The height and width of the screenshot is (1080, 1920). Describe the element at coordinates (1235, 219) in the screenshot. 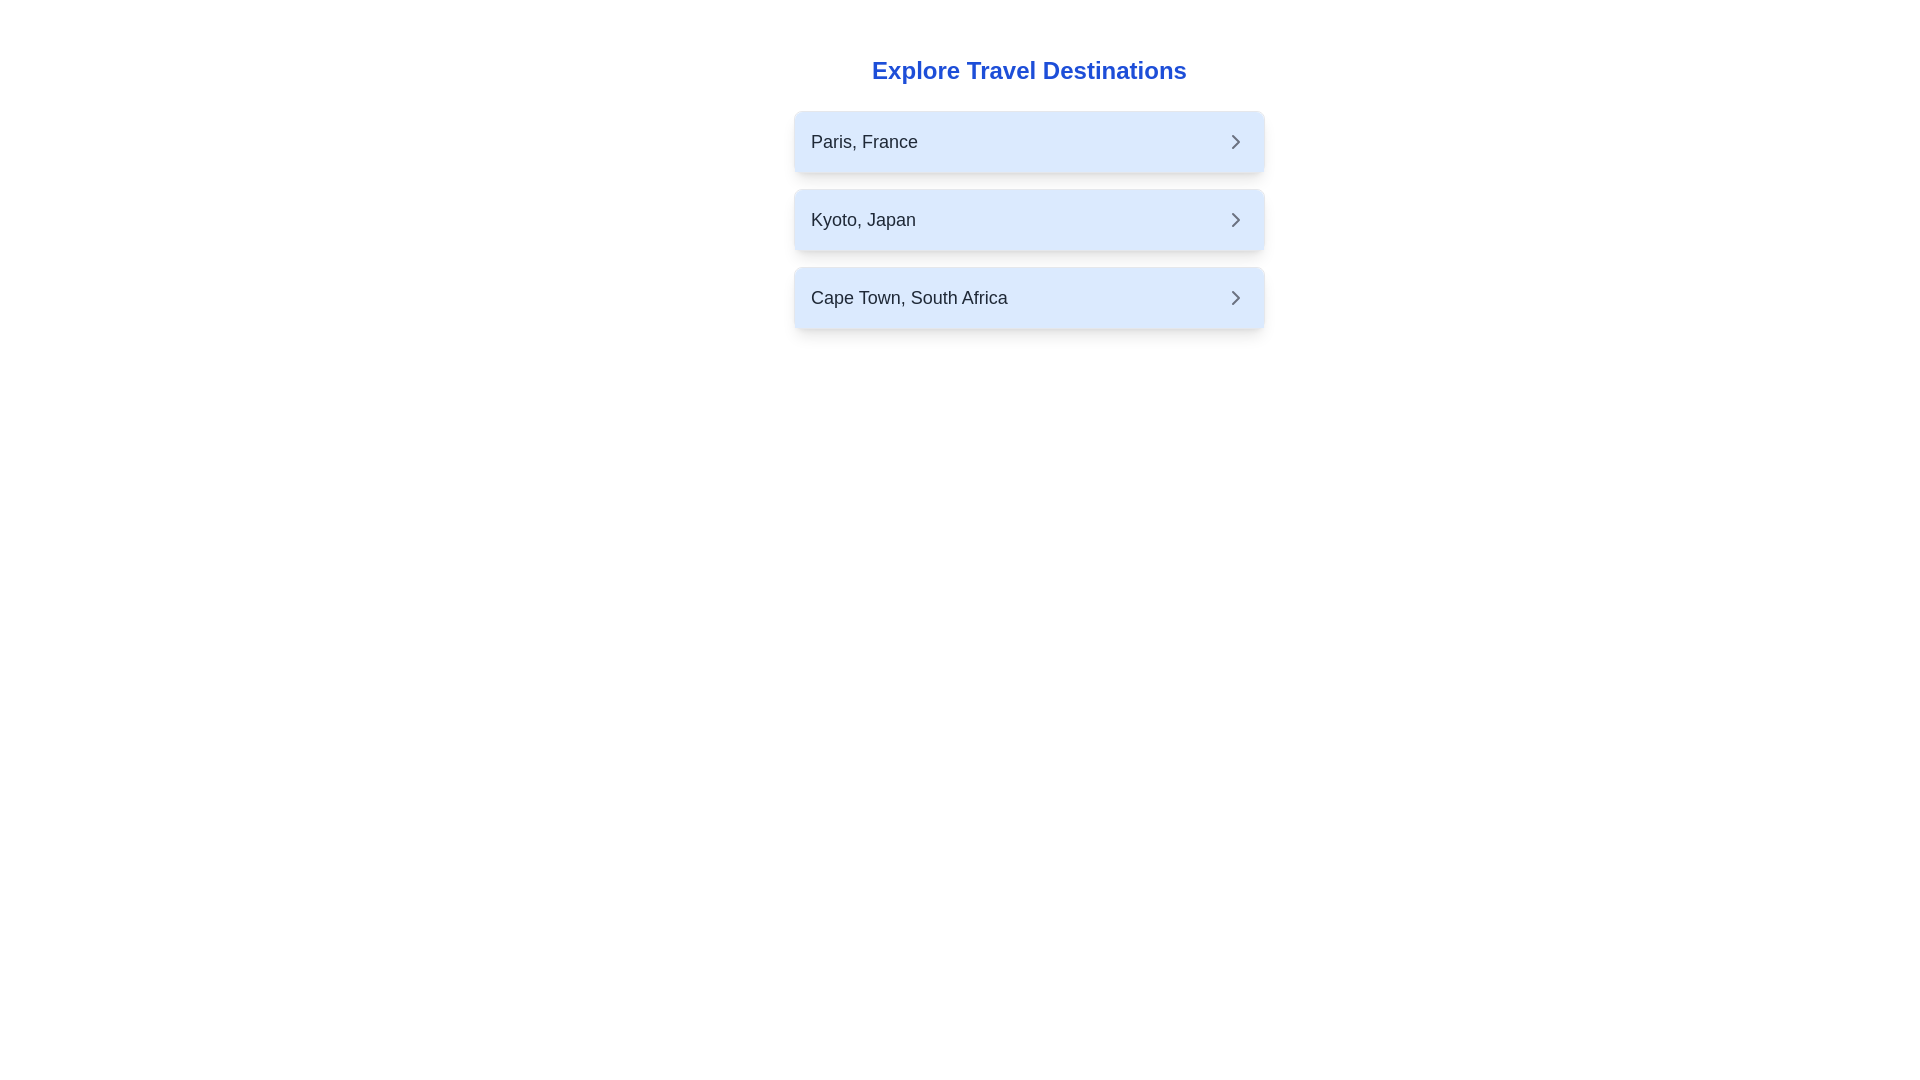

I see `the small right arrow icon located to the right of the text 'Kyoto, Japan' in the travel destinations list` at that location.